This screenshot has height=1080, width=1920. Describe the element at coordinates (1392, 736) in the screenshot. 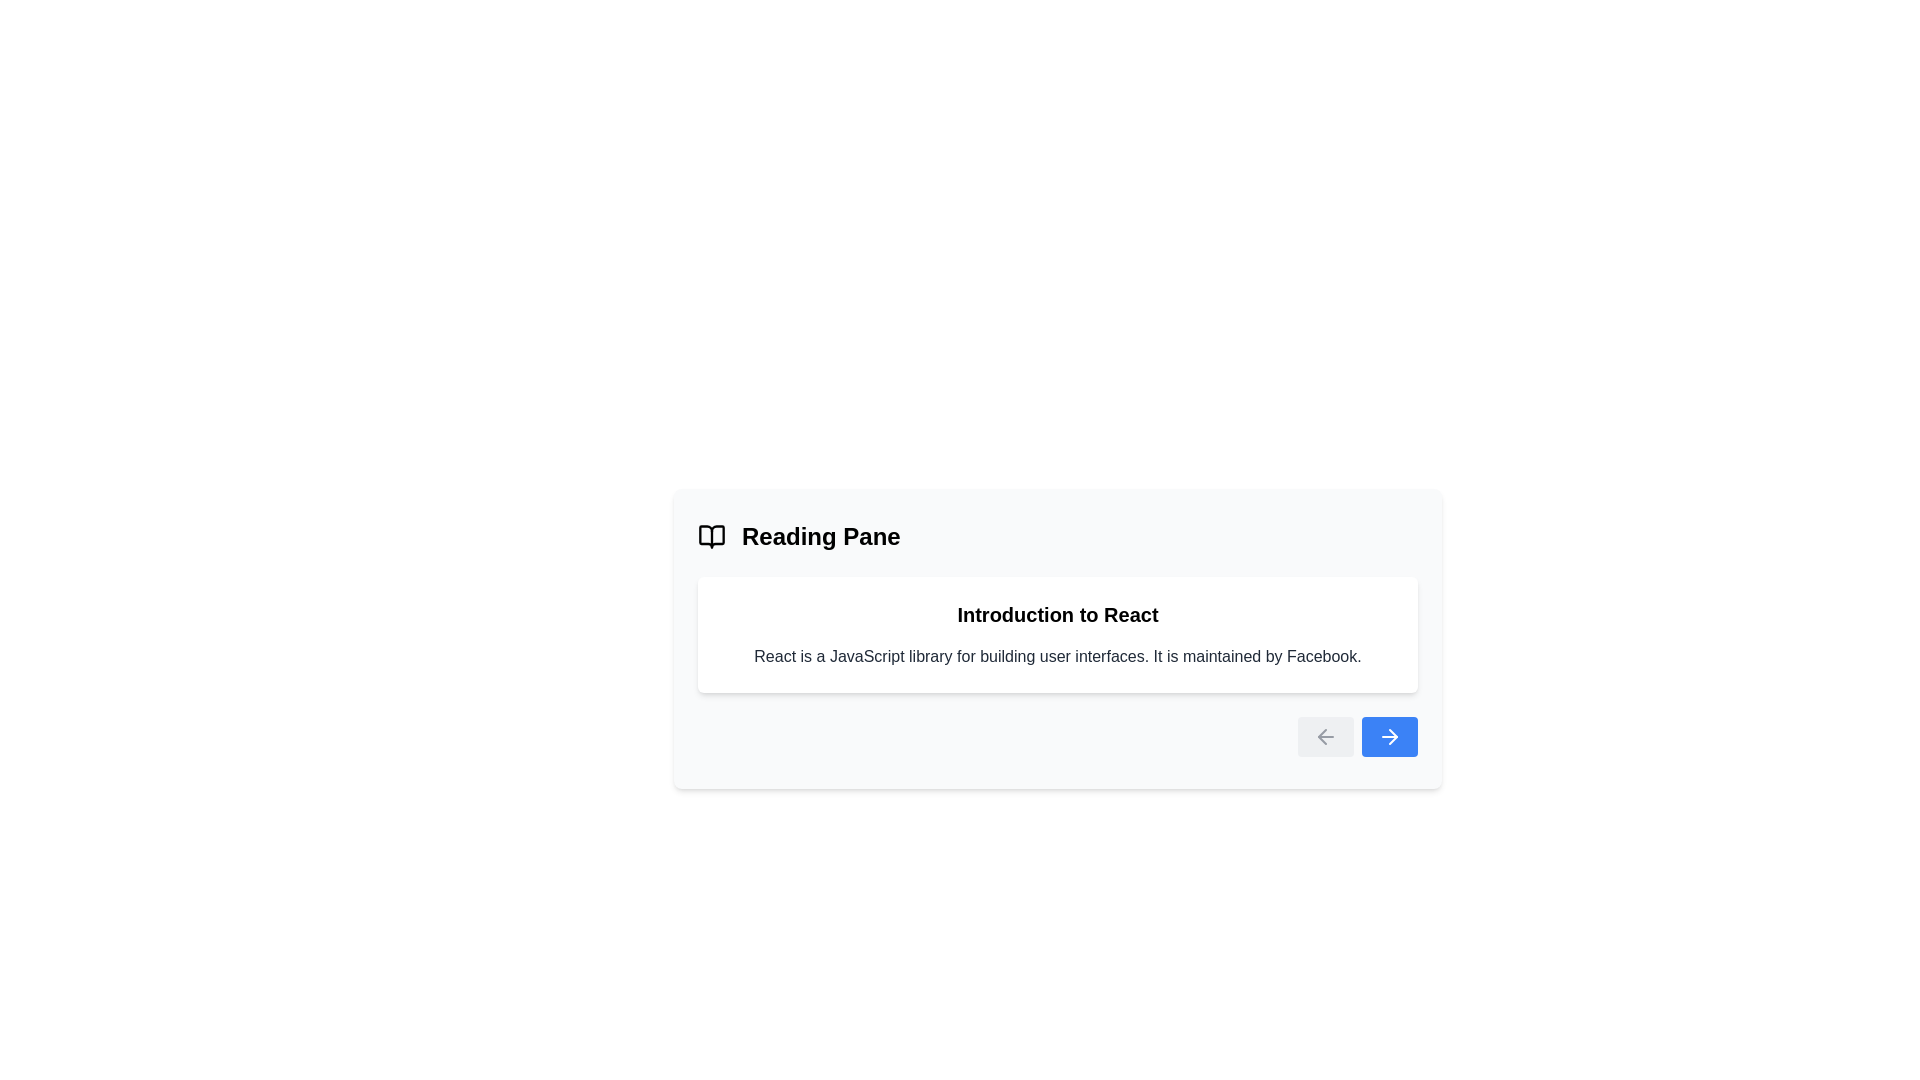

I see `the rightward chevron icon located inside a blue rectangular button to trigger a tooltip if applicable` at that location.